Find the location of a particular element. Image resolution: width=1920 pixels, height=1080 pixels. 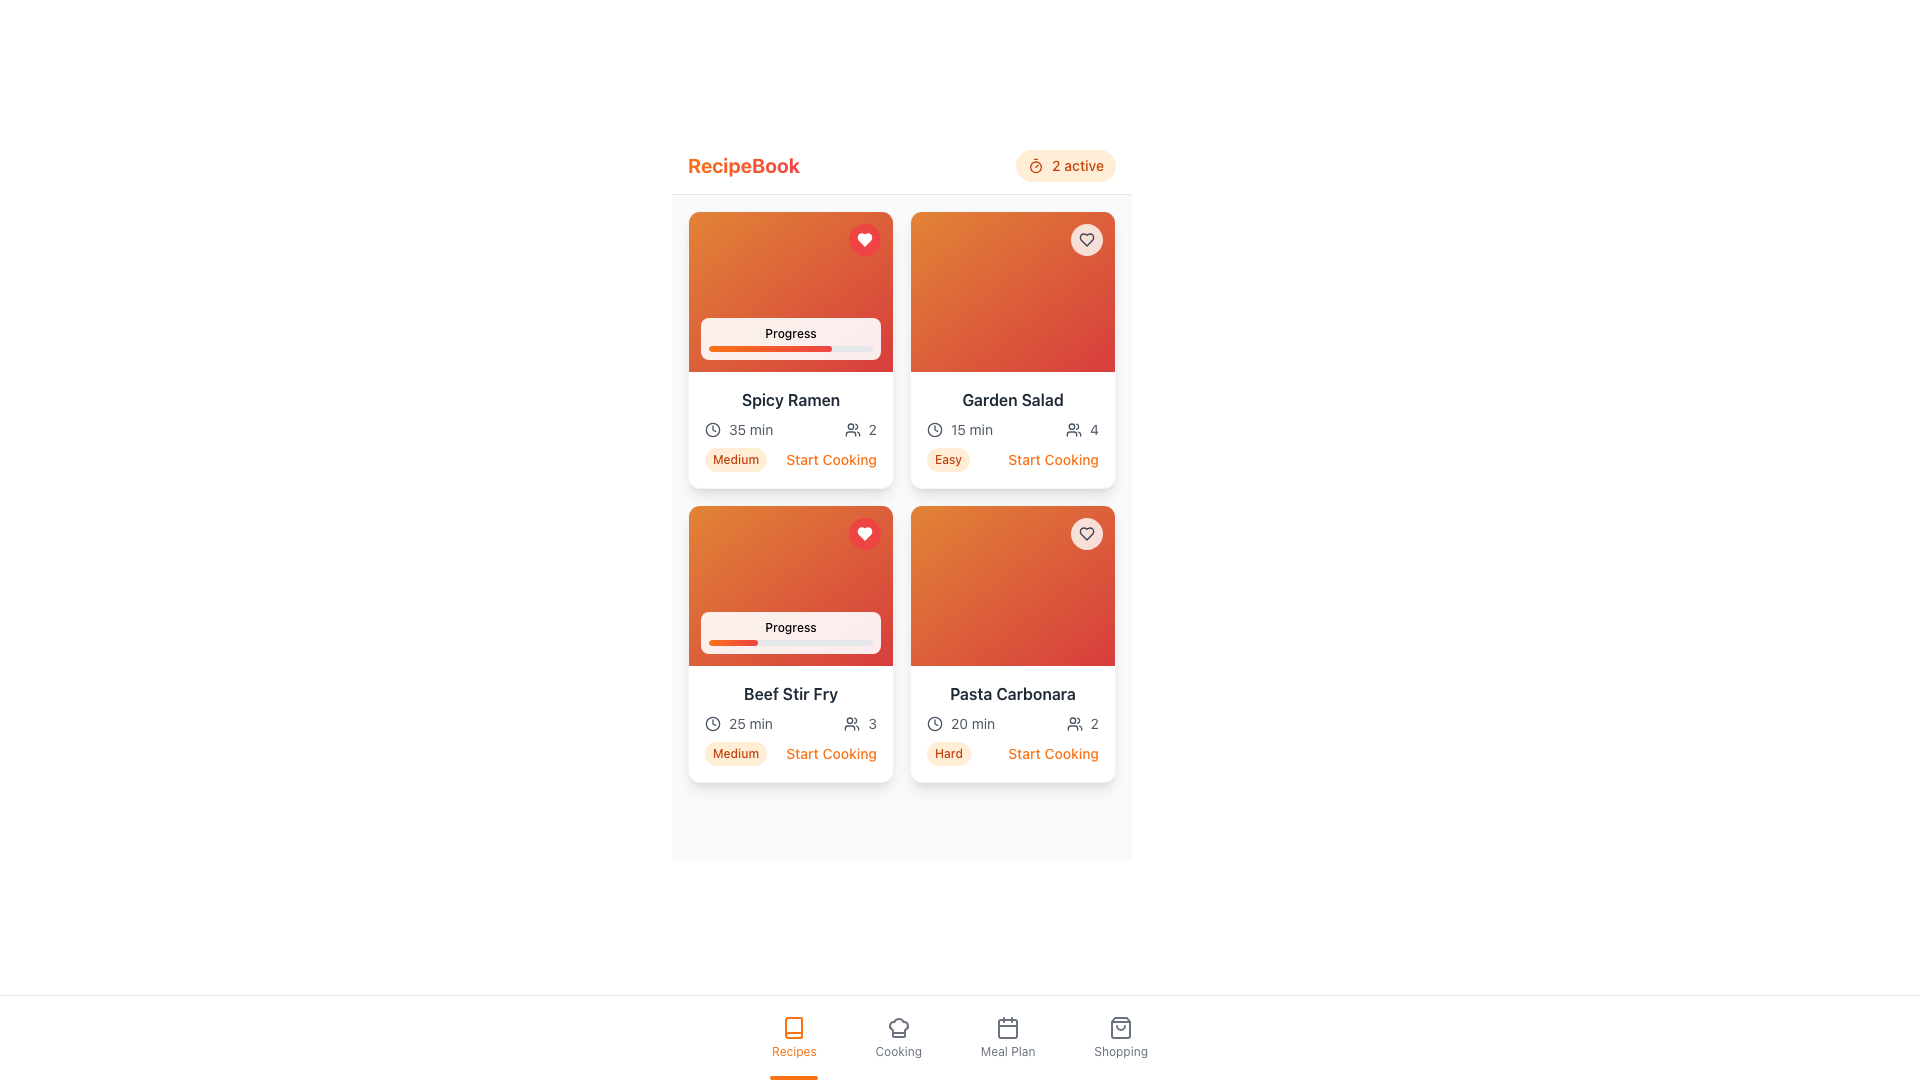

the rounded rectangle background of the calendar icon located in the bottom menu of the interface is located at coordinates (1008, 1029).